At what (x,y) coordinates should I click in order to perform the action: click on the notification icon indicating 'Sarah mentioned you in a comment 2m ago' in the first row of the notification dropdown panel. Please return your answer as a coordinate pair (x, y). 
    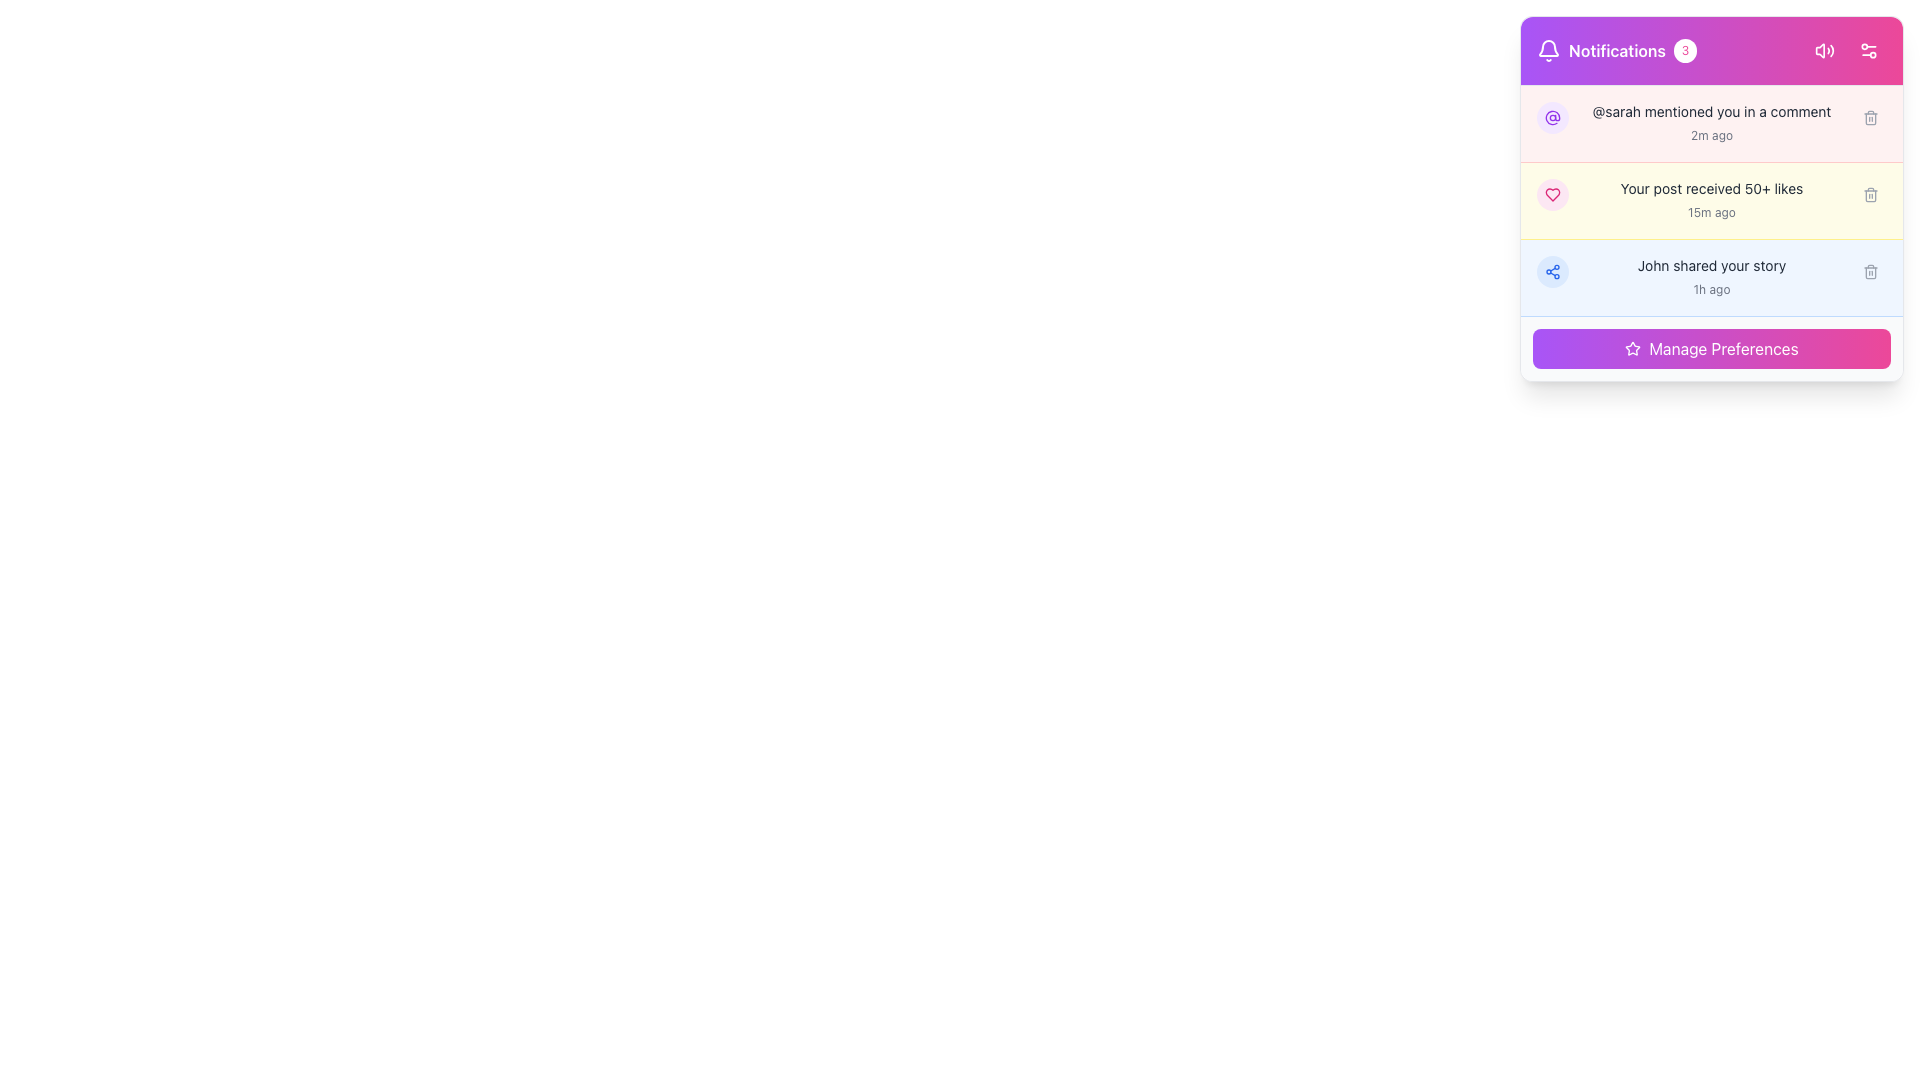
    Looking at the image, I should click on (1552, 118).